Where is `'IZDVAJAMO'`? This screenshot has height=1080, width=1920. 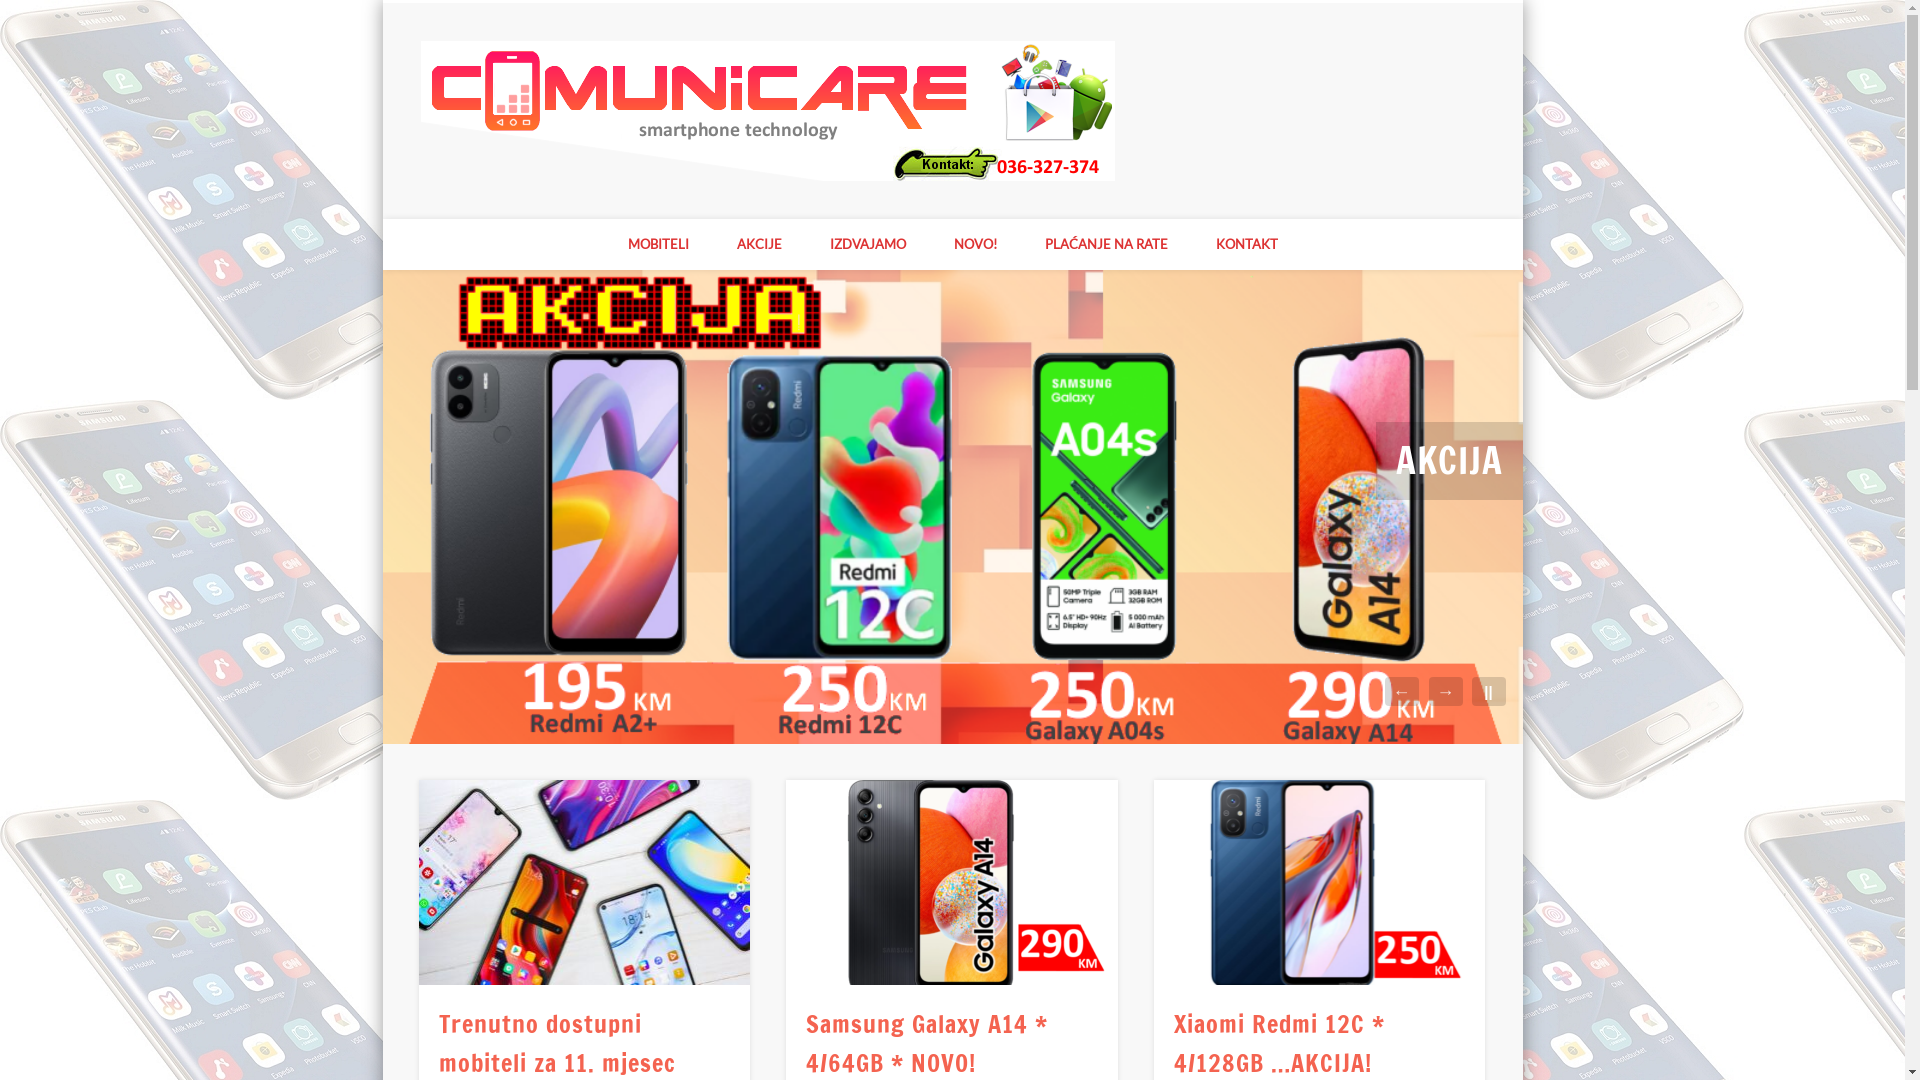
'IZDVAJAMO' is located at coordinates (868, 243).